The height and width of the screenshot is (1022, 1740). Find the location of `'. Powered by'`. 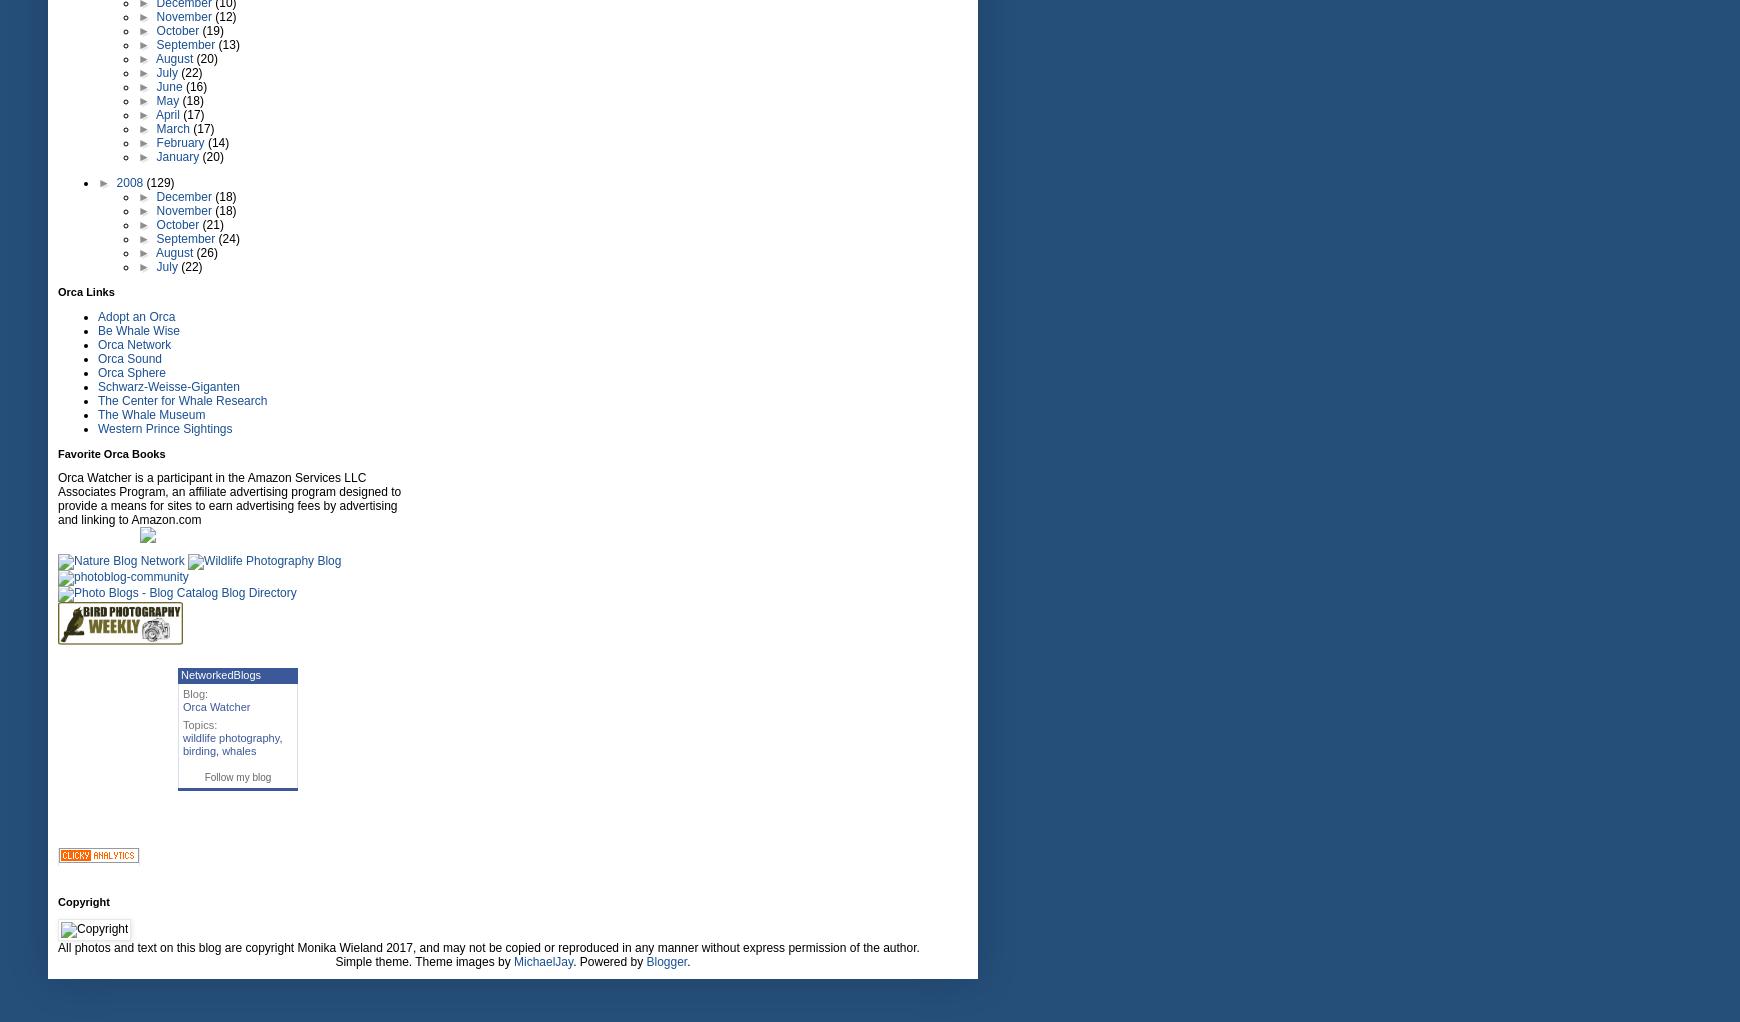

'. Powered by' is located at coordinates (608, 961).